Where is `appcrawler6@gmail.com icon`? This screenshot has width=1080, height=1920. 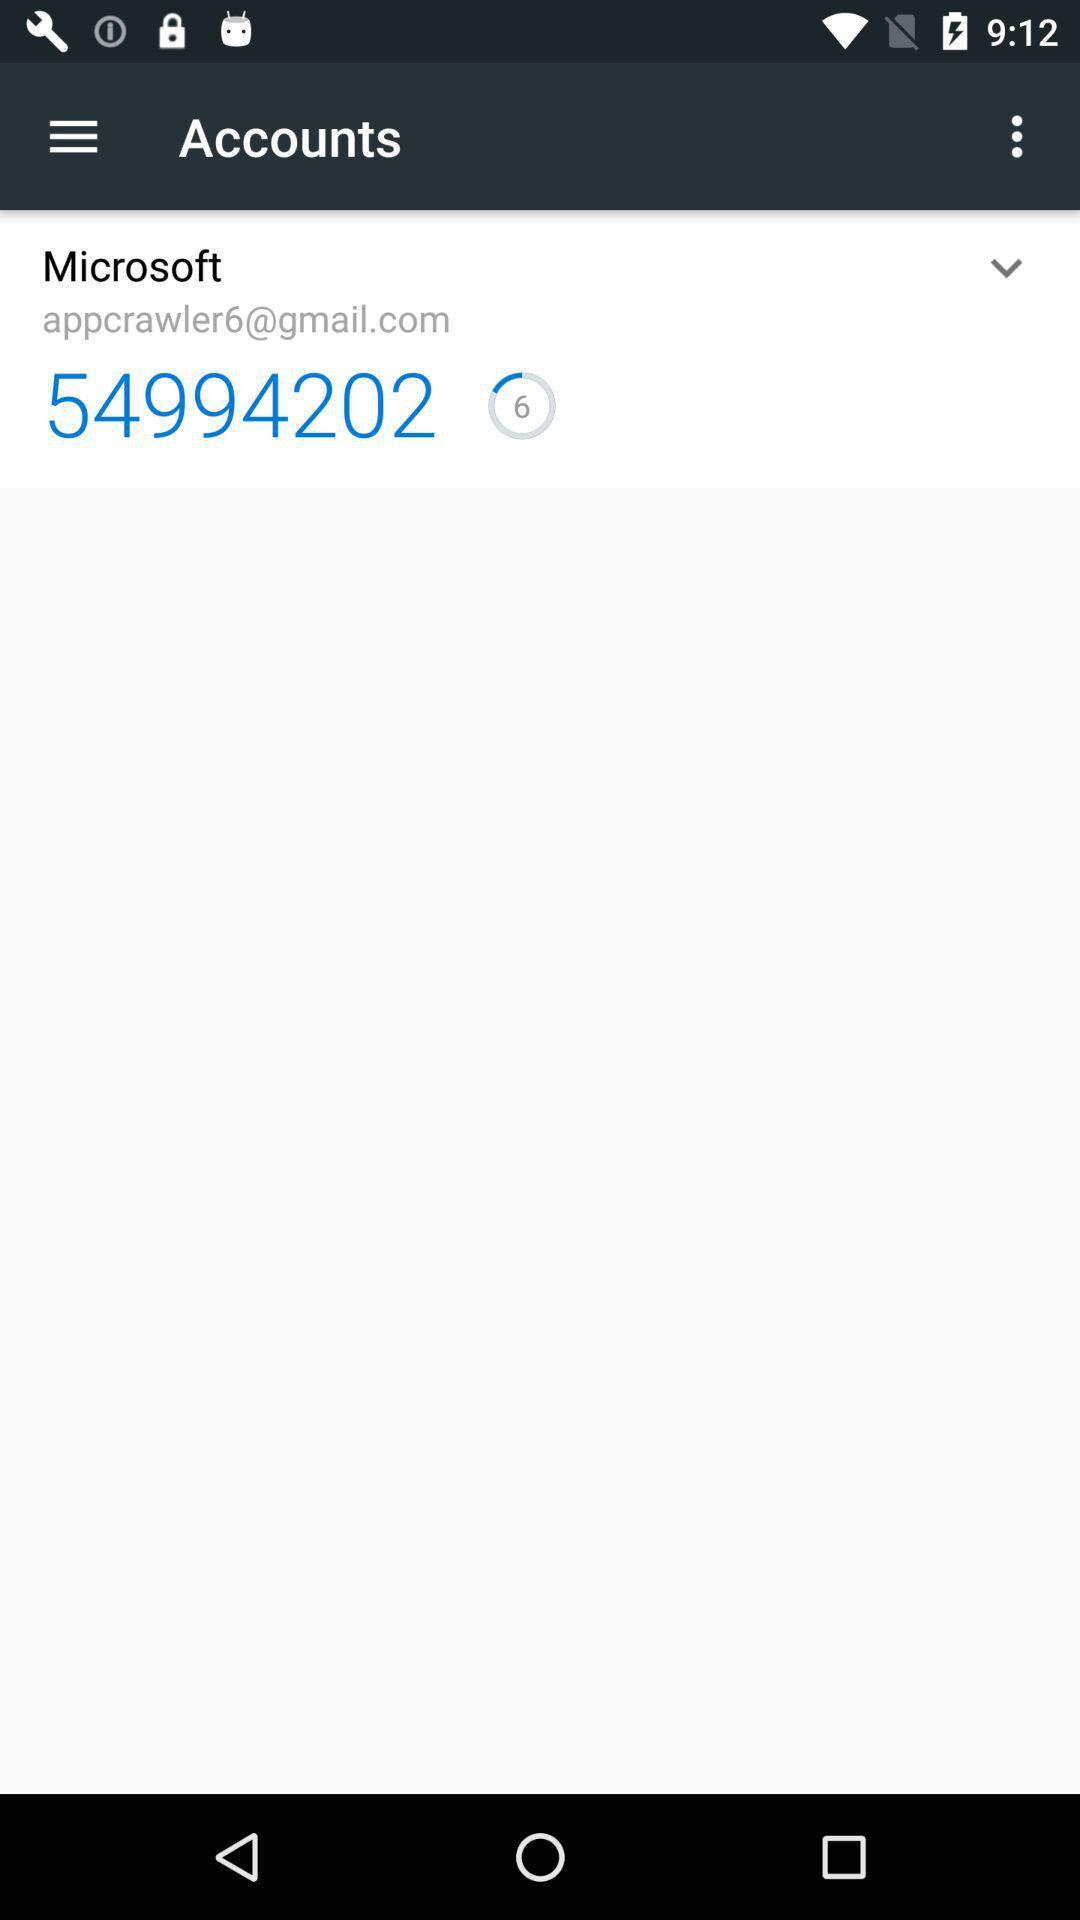 appcrawler6@gmail.com icon is located at coordinates (245, 316).